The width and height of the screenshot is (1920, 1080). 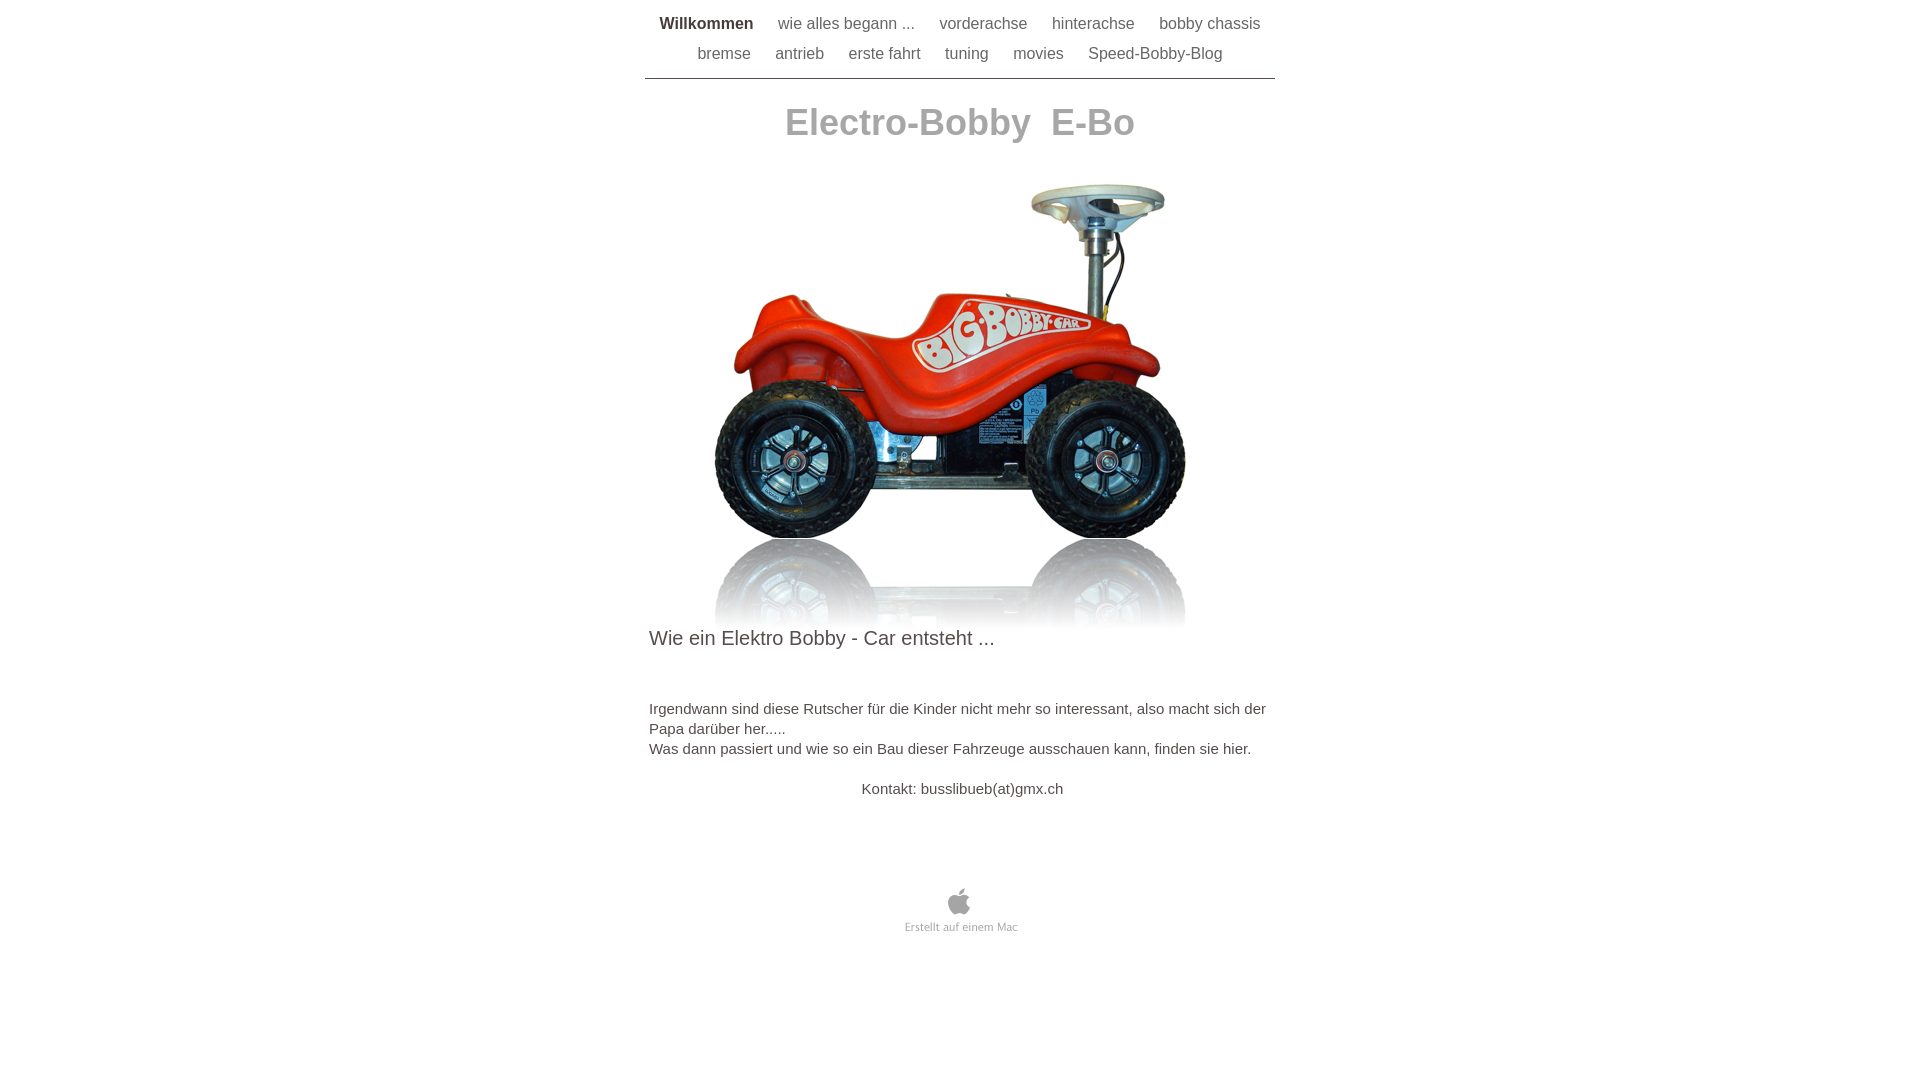 What do you see at coordinates (985, 23) in the screenshot?
I see `'vorderachse'` at bounding box center [985, 23].